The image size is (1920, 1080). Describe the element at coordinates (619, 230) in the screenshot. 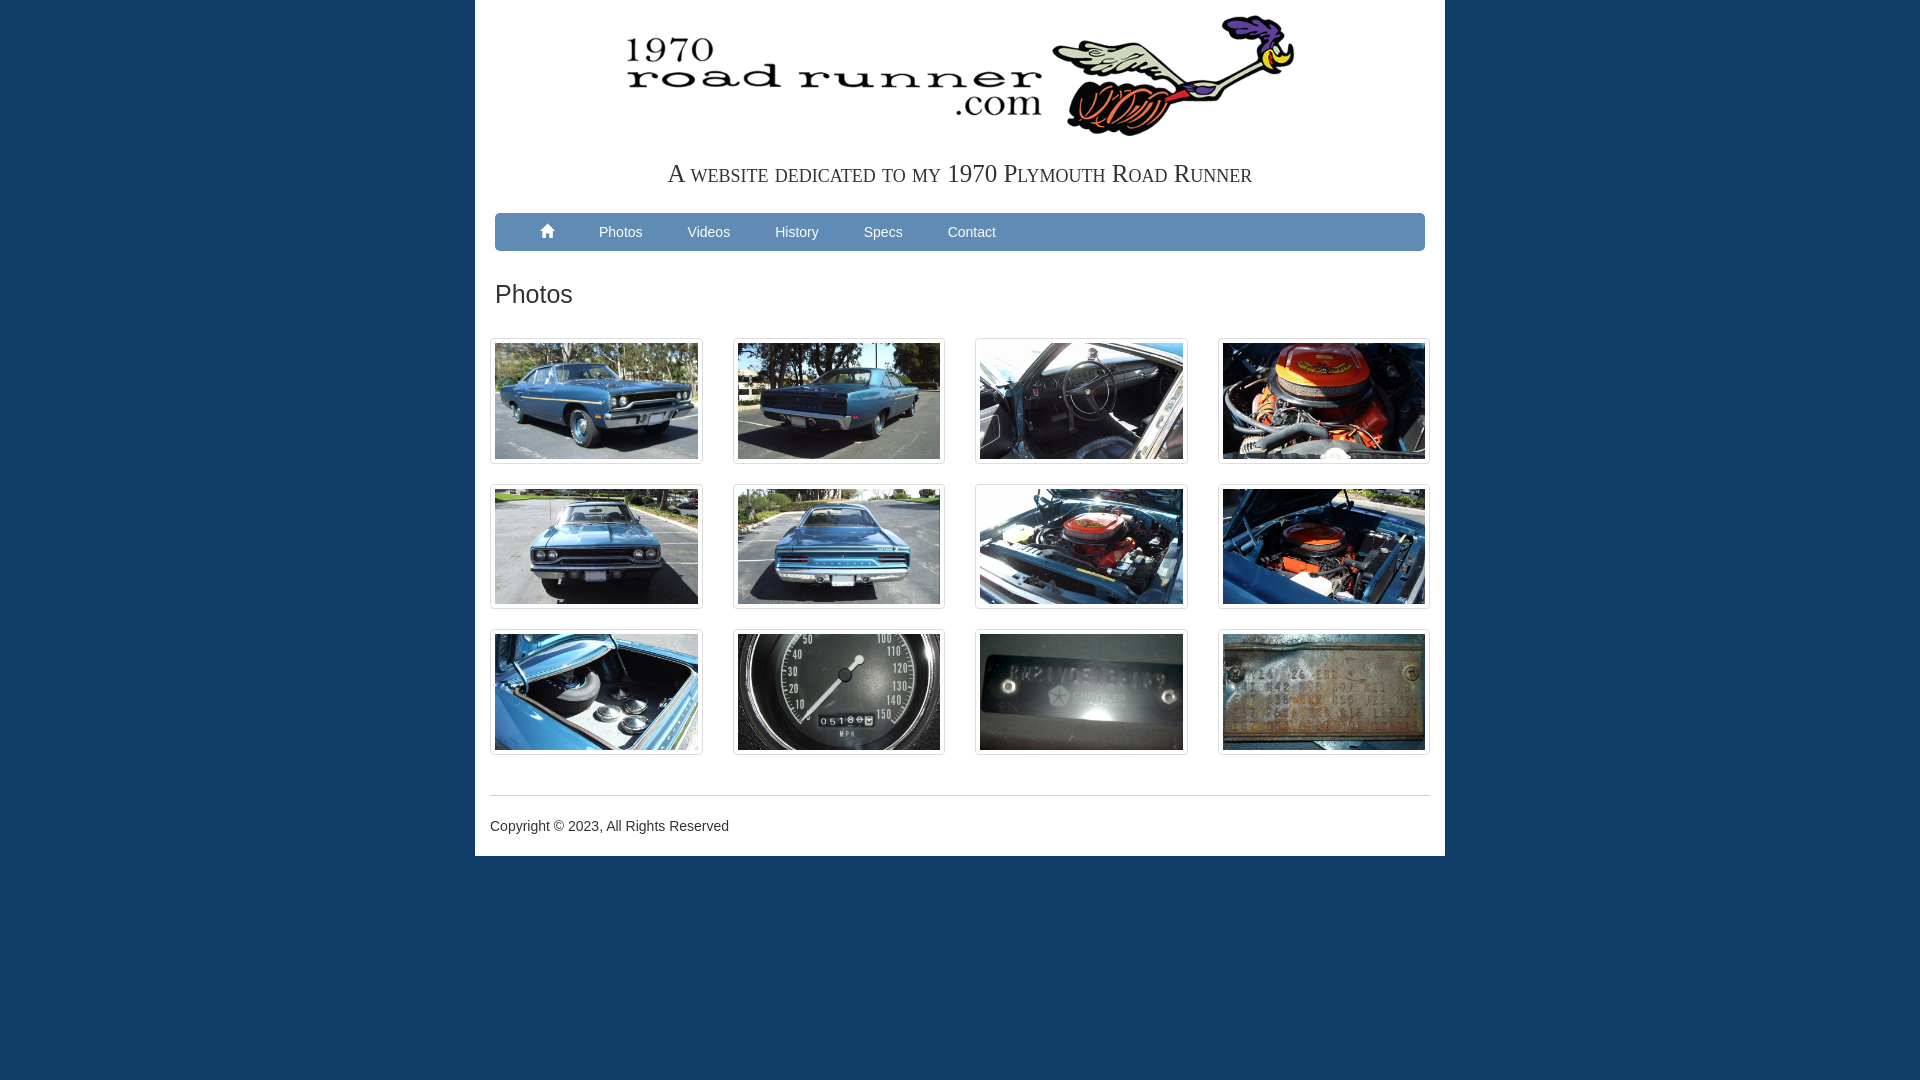

I see `'Photos'` at that location.